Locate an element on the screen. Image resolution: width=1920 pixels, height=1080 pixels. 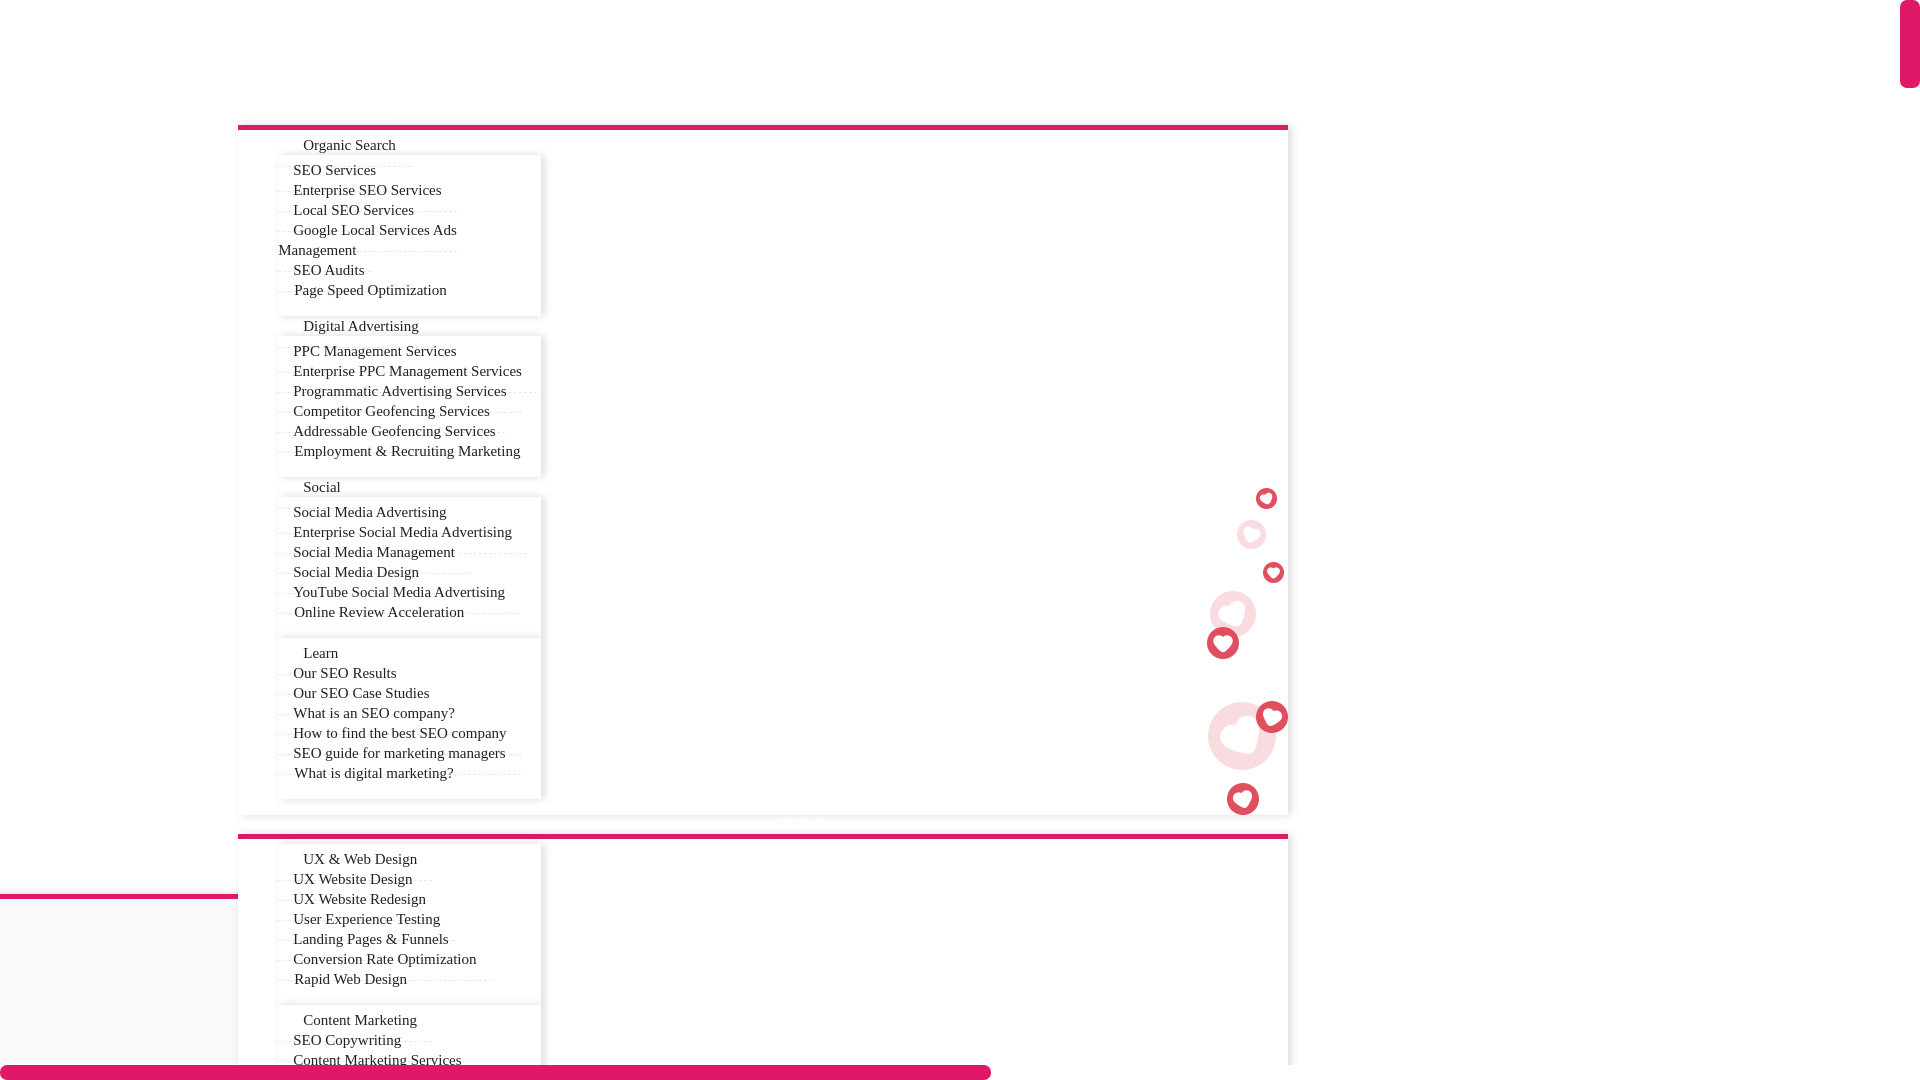
'Addressable Geofencing Services' is located at coordinates (277, 430).